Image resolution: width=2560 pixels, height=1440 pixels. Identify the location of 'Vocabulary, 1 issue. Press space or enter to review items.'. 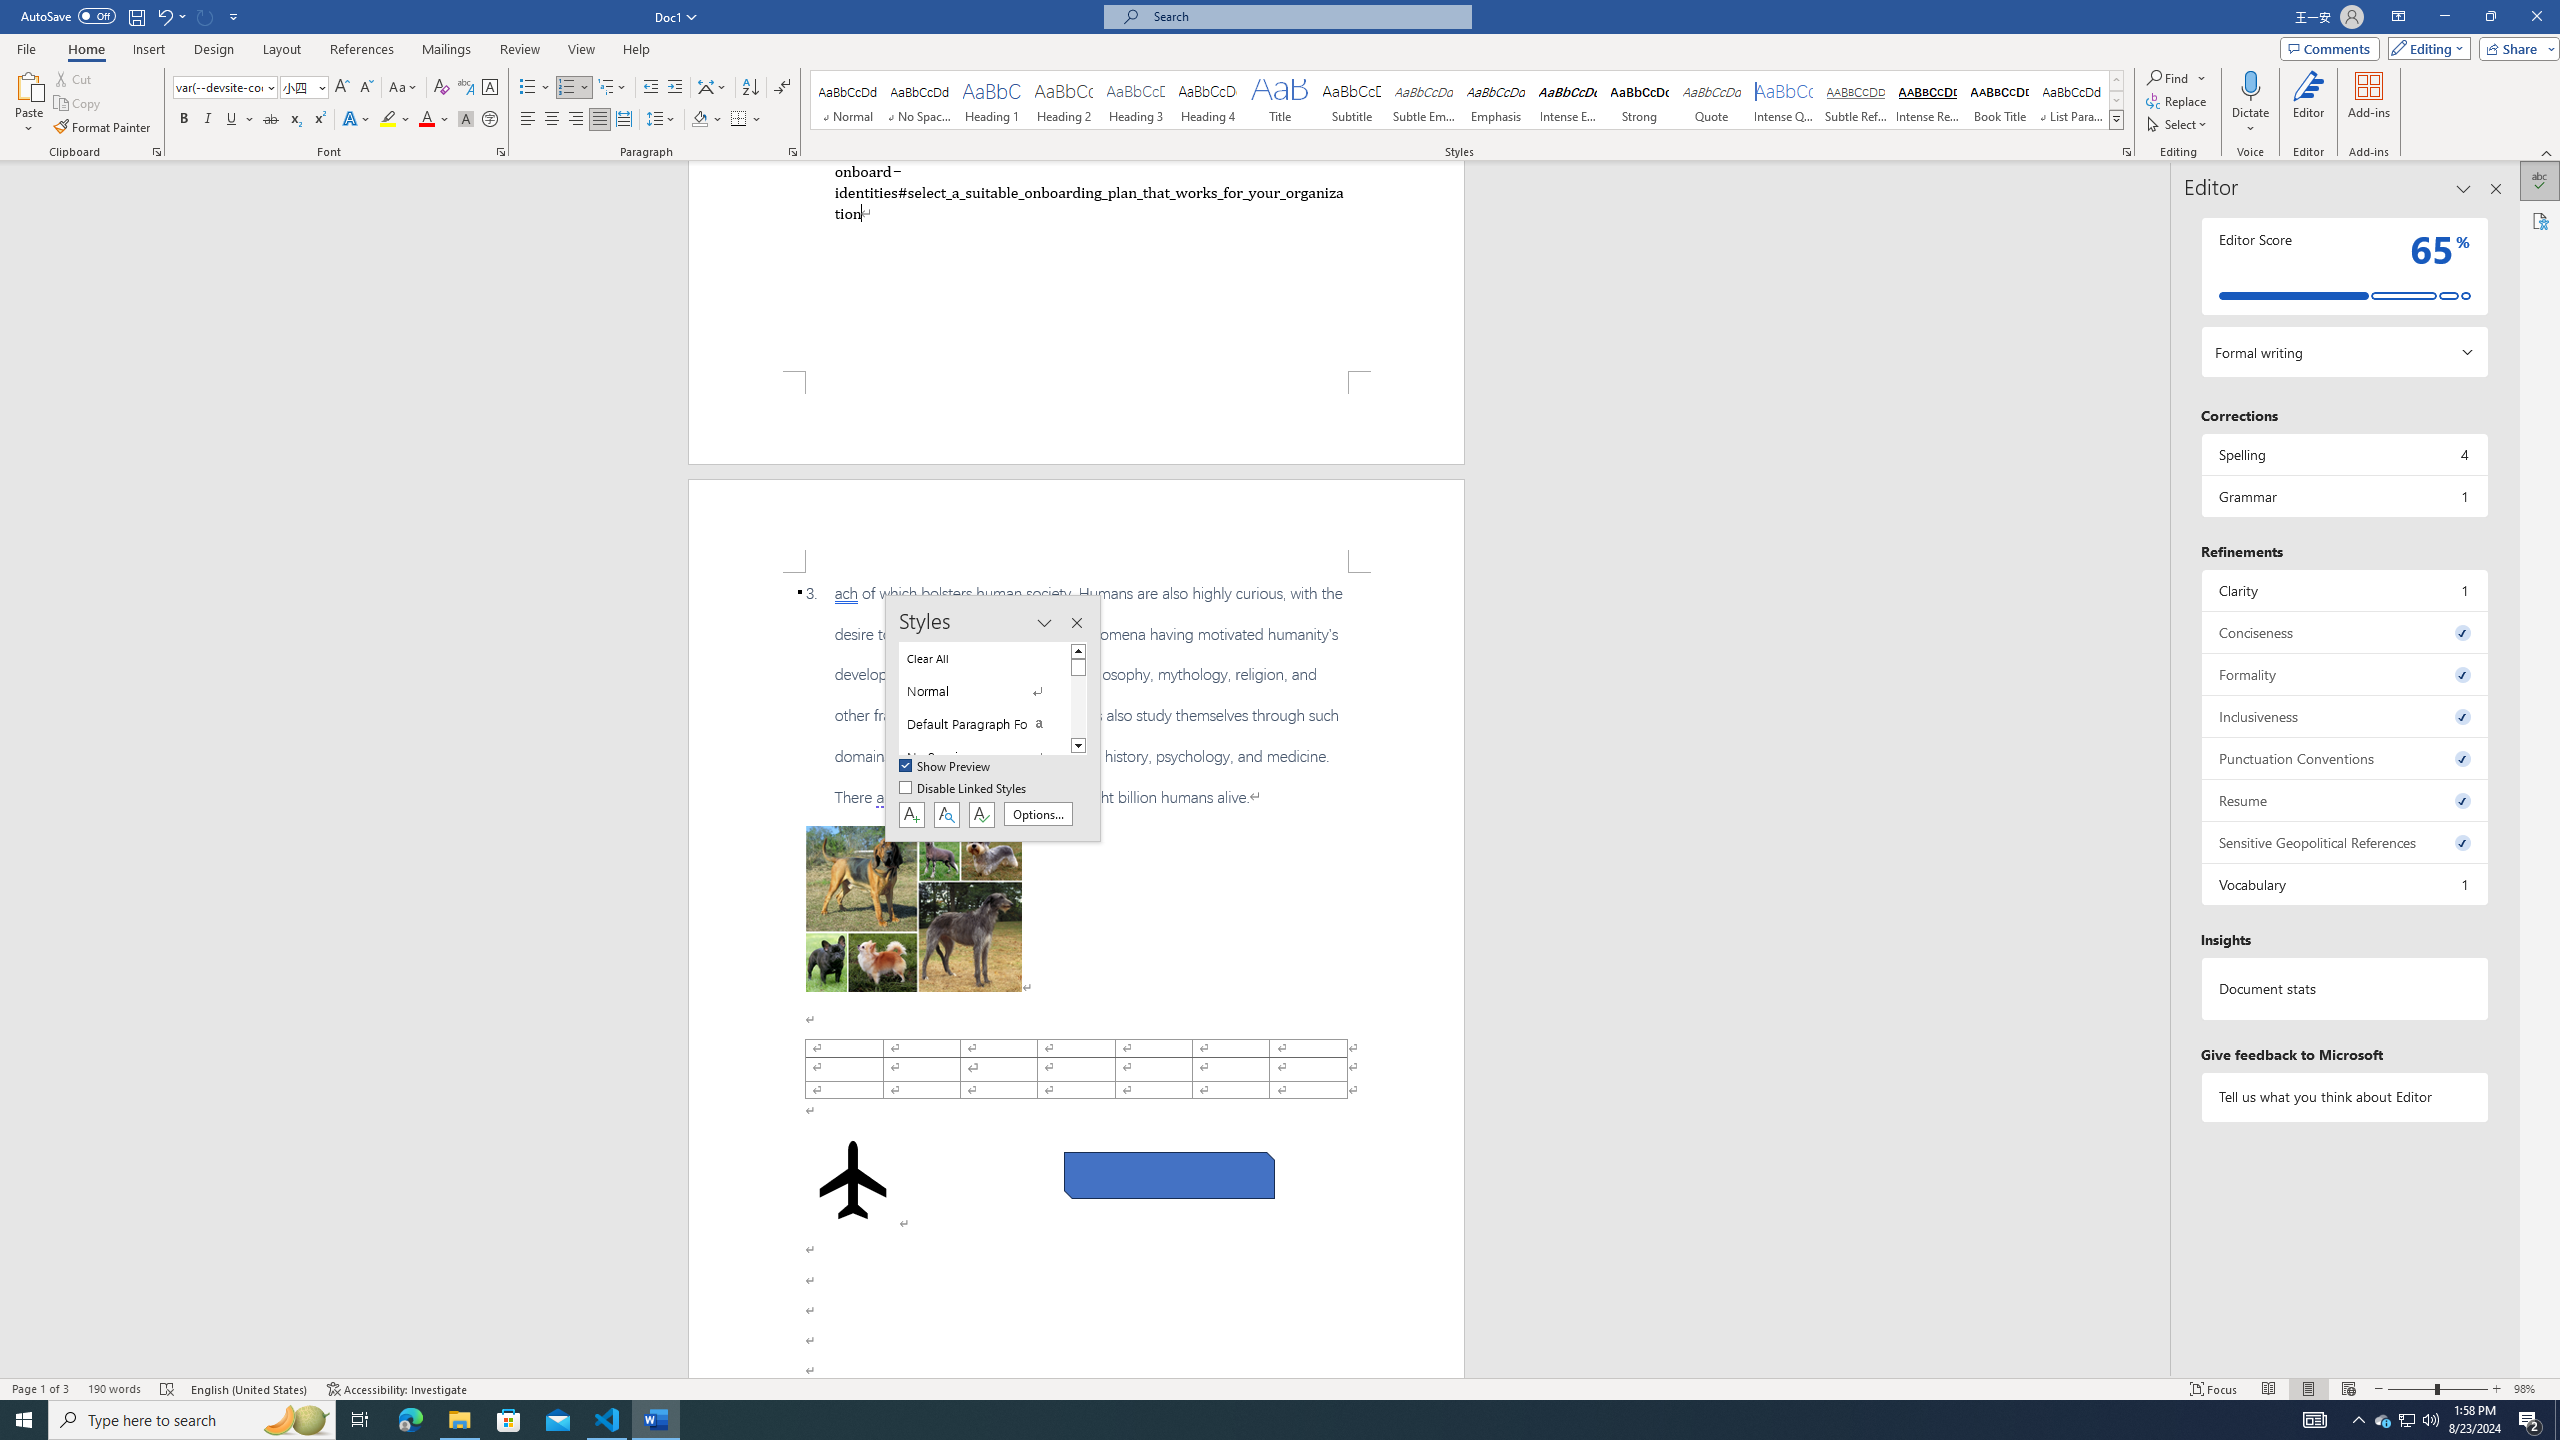
(2343, 884).